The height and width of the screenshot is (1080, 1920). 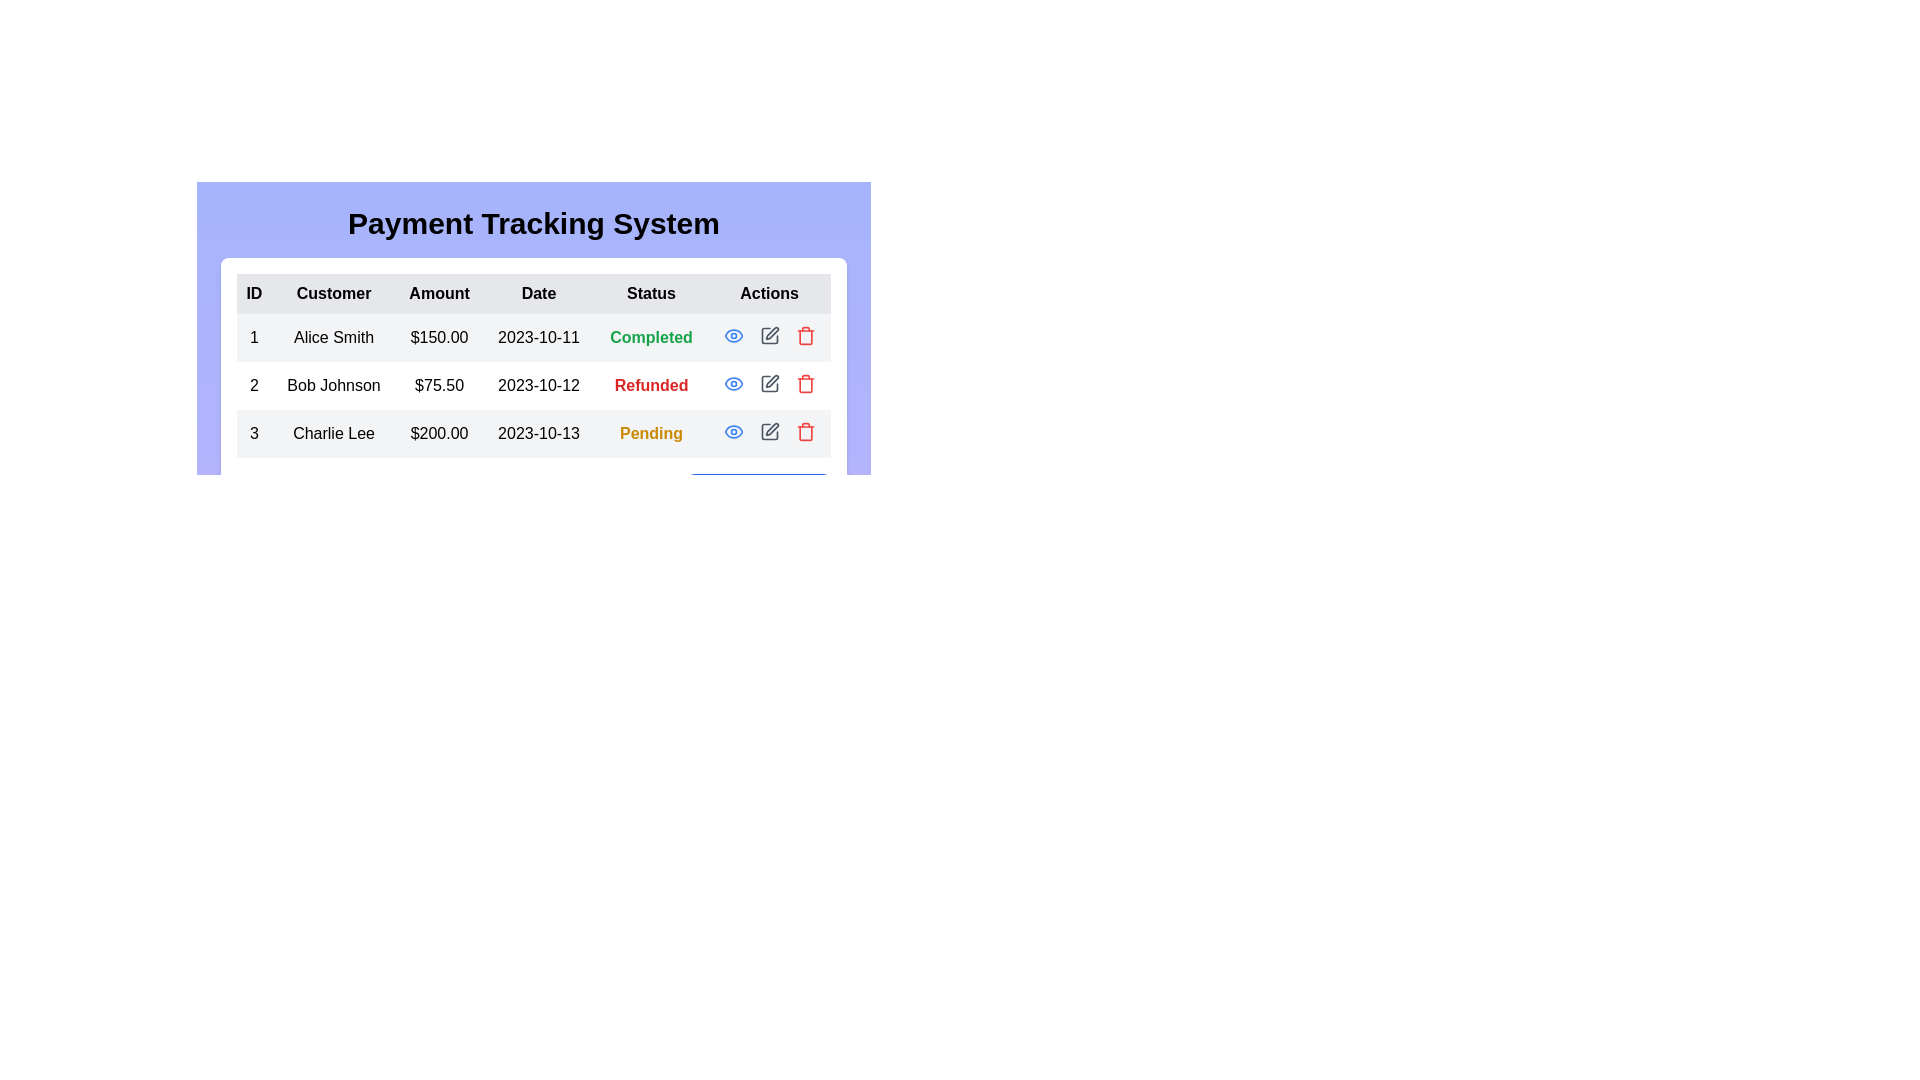 What do you see at coordinates (732, 431) in the screenshot?
I see `the icon button located in the 'Actions' column of the third row in the tabular interface` at bounding box center [732, 431].